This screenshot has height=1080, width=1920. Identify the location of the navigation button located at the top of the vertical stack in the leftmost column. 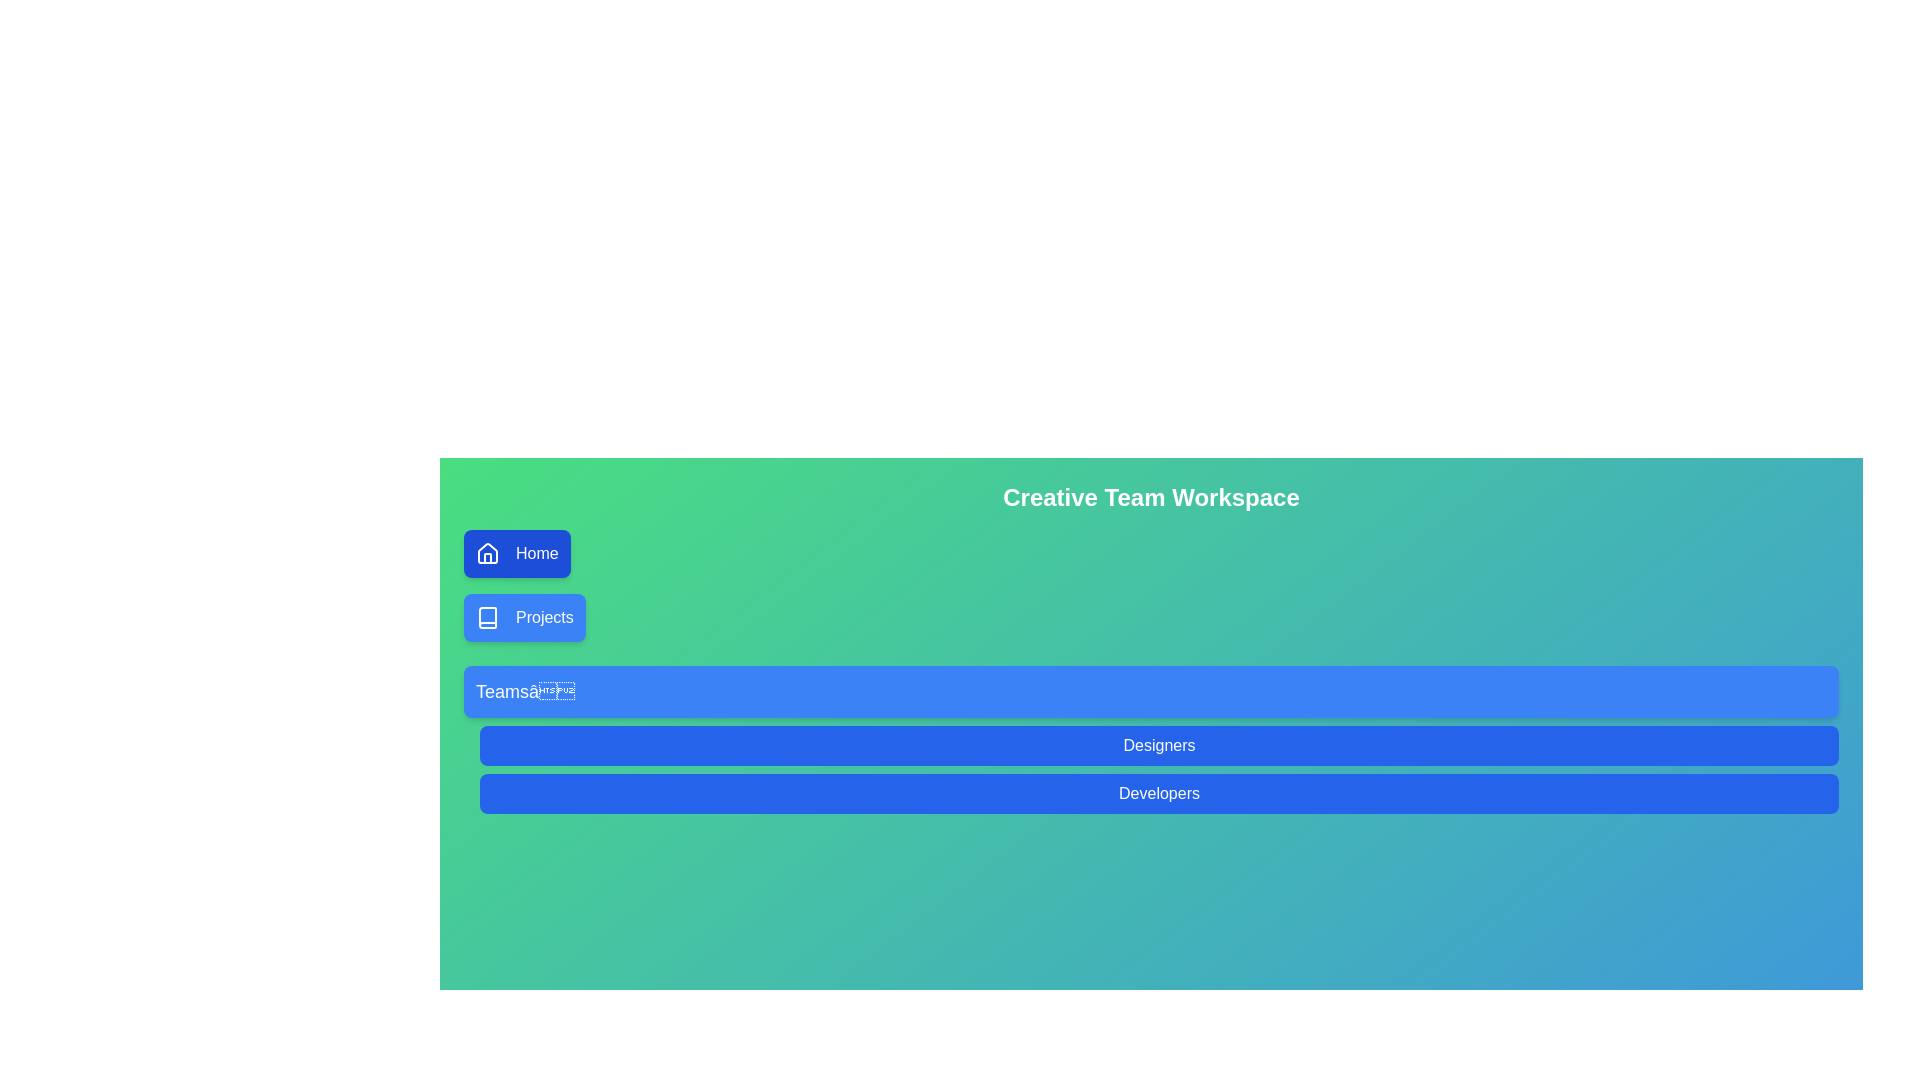
(517, 554).